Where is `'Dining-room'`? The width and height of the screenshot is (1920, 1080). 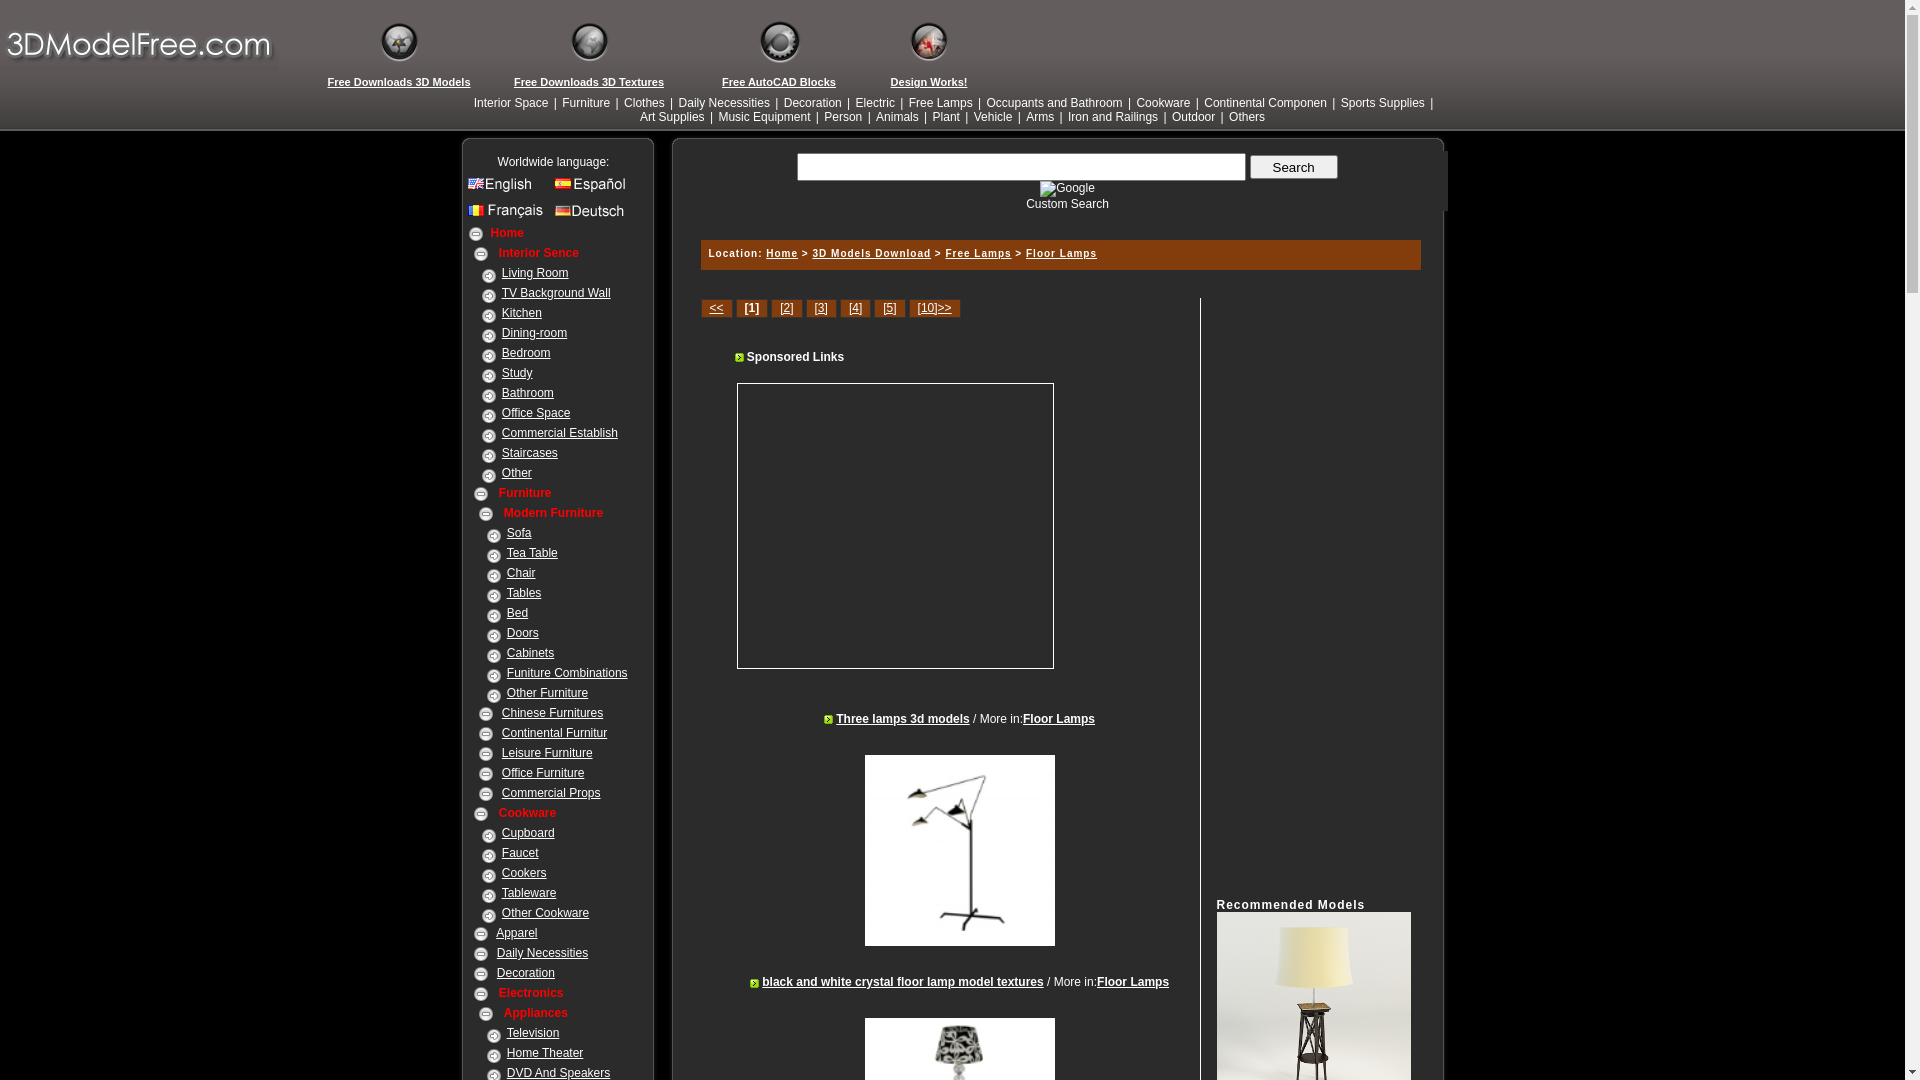
'Dining-room' is located at coordinates (534, 331).